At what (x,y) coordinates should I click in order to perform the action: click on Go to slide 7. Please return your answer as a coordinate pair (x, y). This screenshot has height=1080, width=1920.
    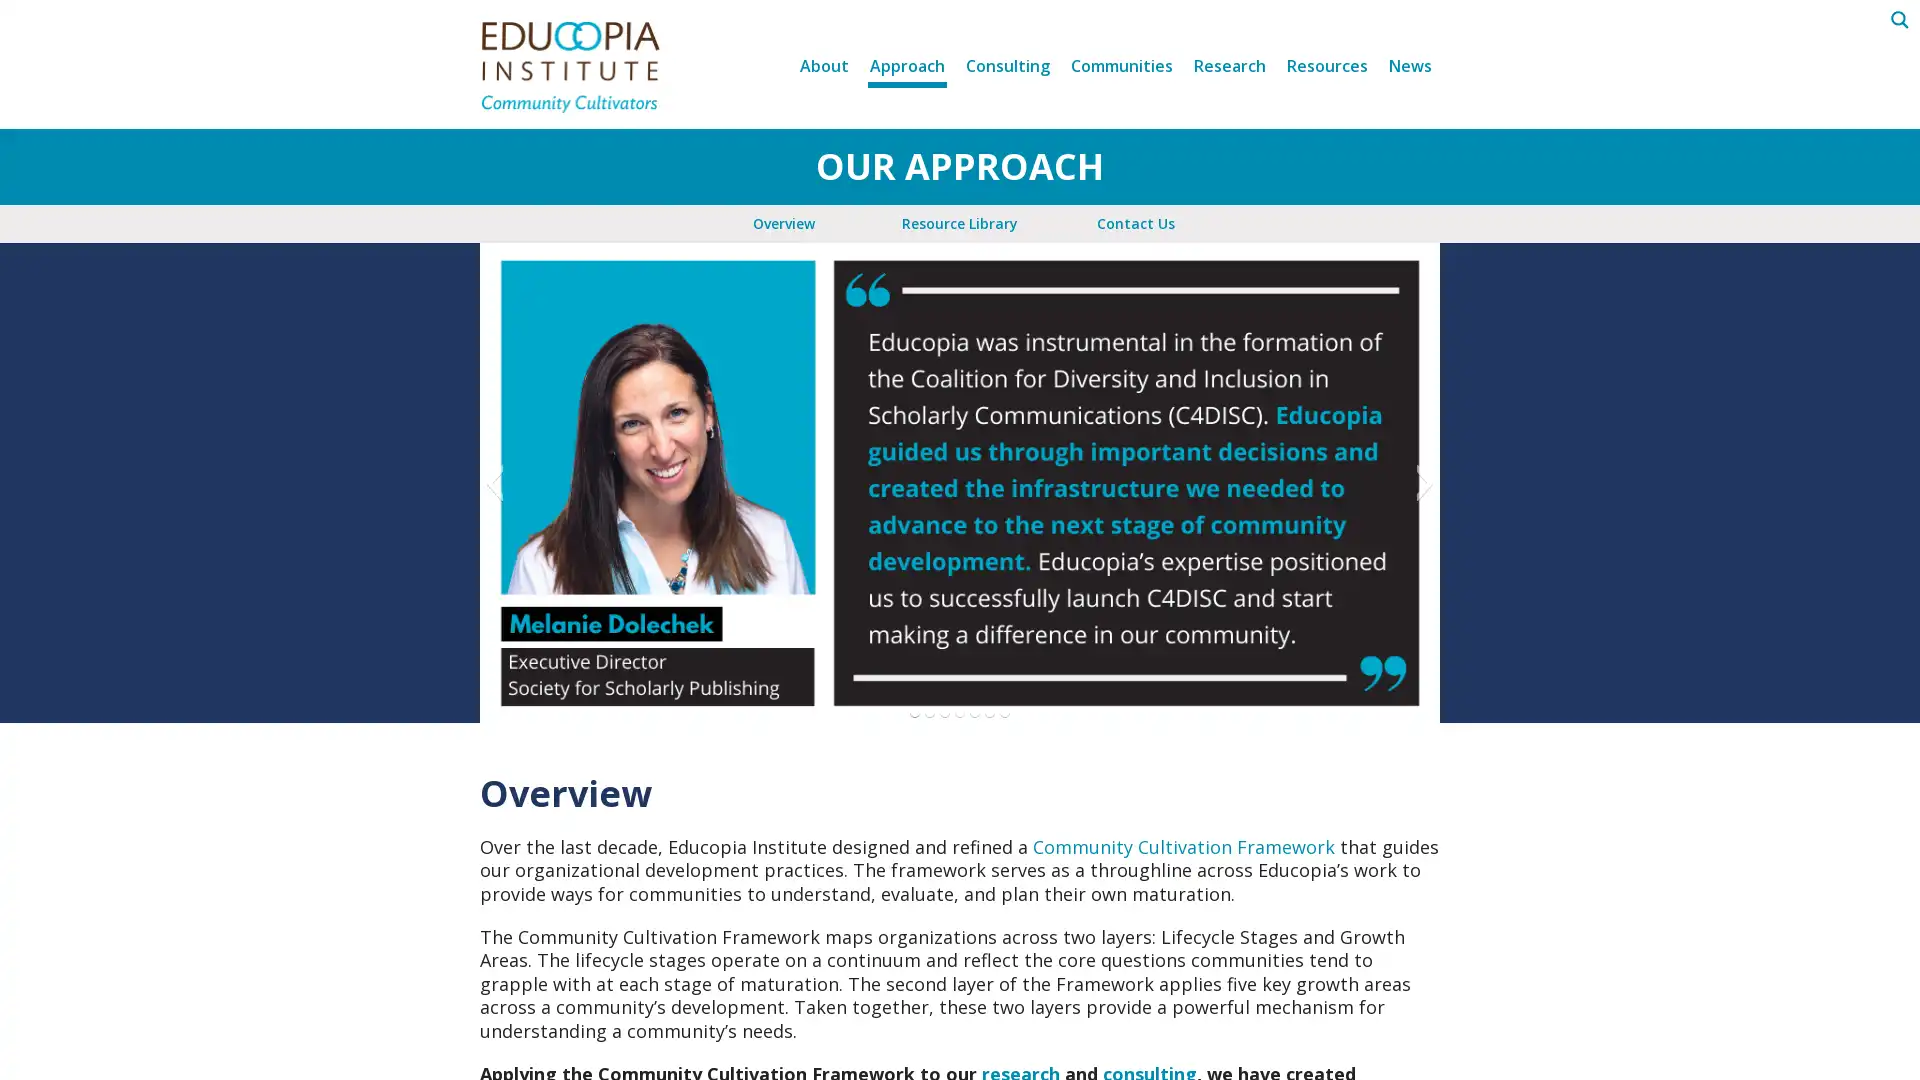
    Looking at the image, I should click on (1004, 711).